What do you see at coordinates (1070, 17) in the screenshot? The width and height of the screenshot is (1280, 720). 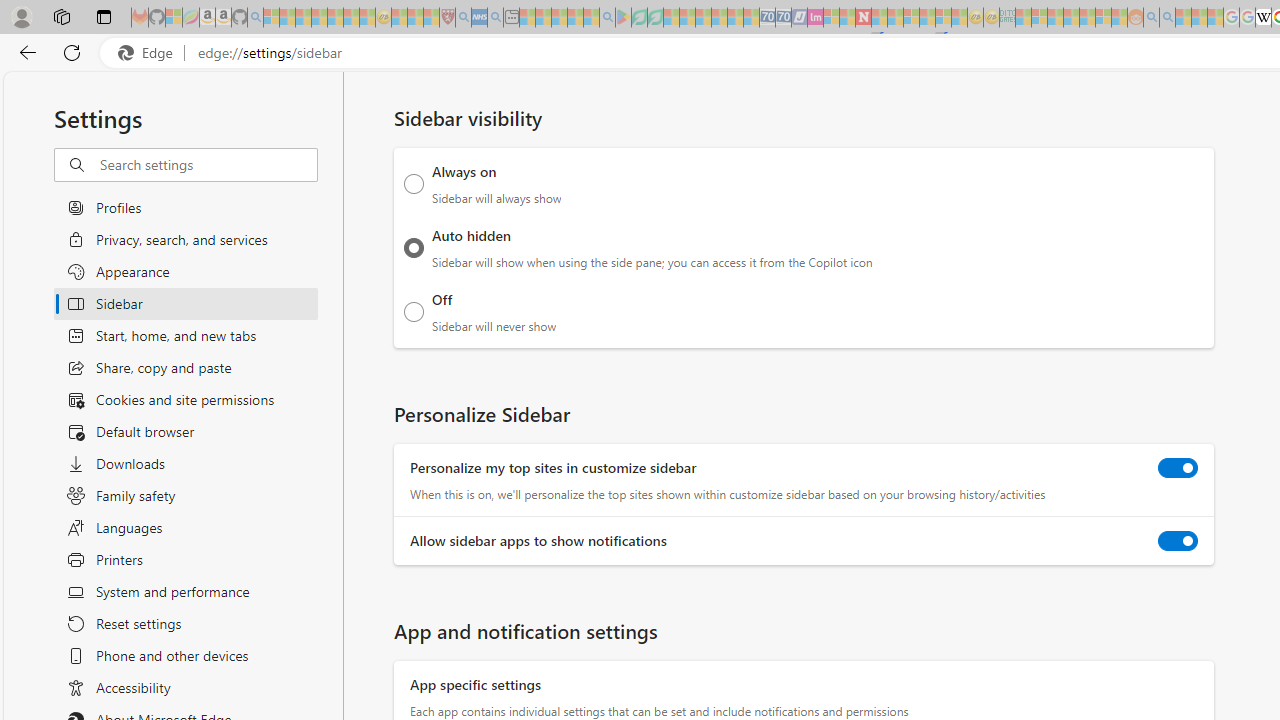 I see `'Expert Portfolios - Sleeping'` at bounding box center [1070, 17].